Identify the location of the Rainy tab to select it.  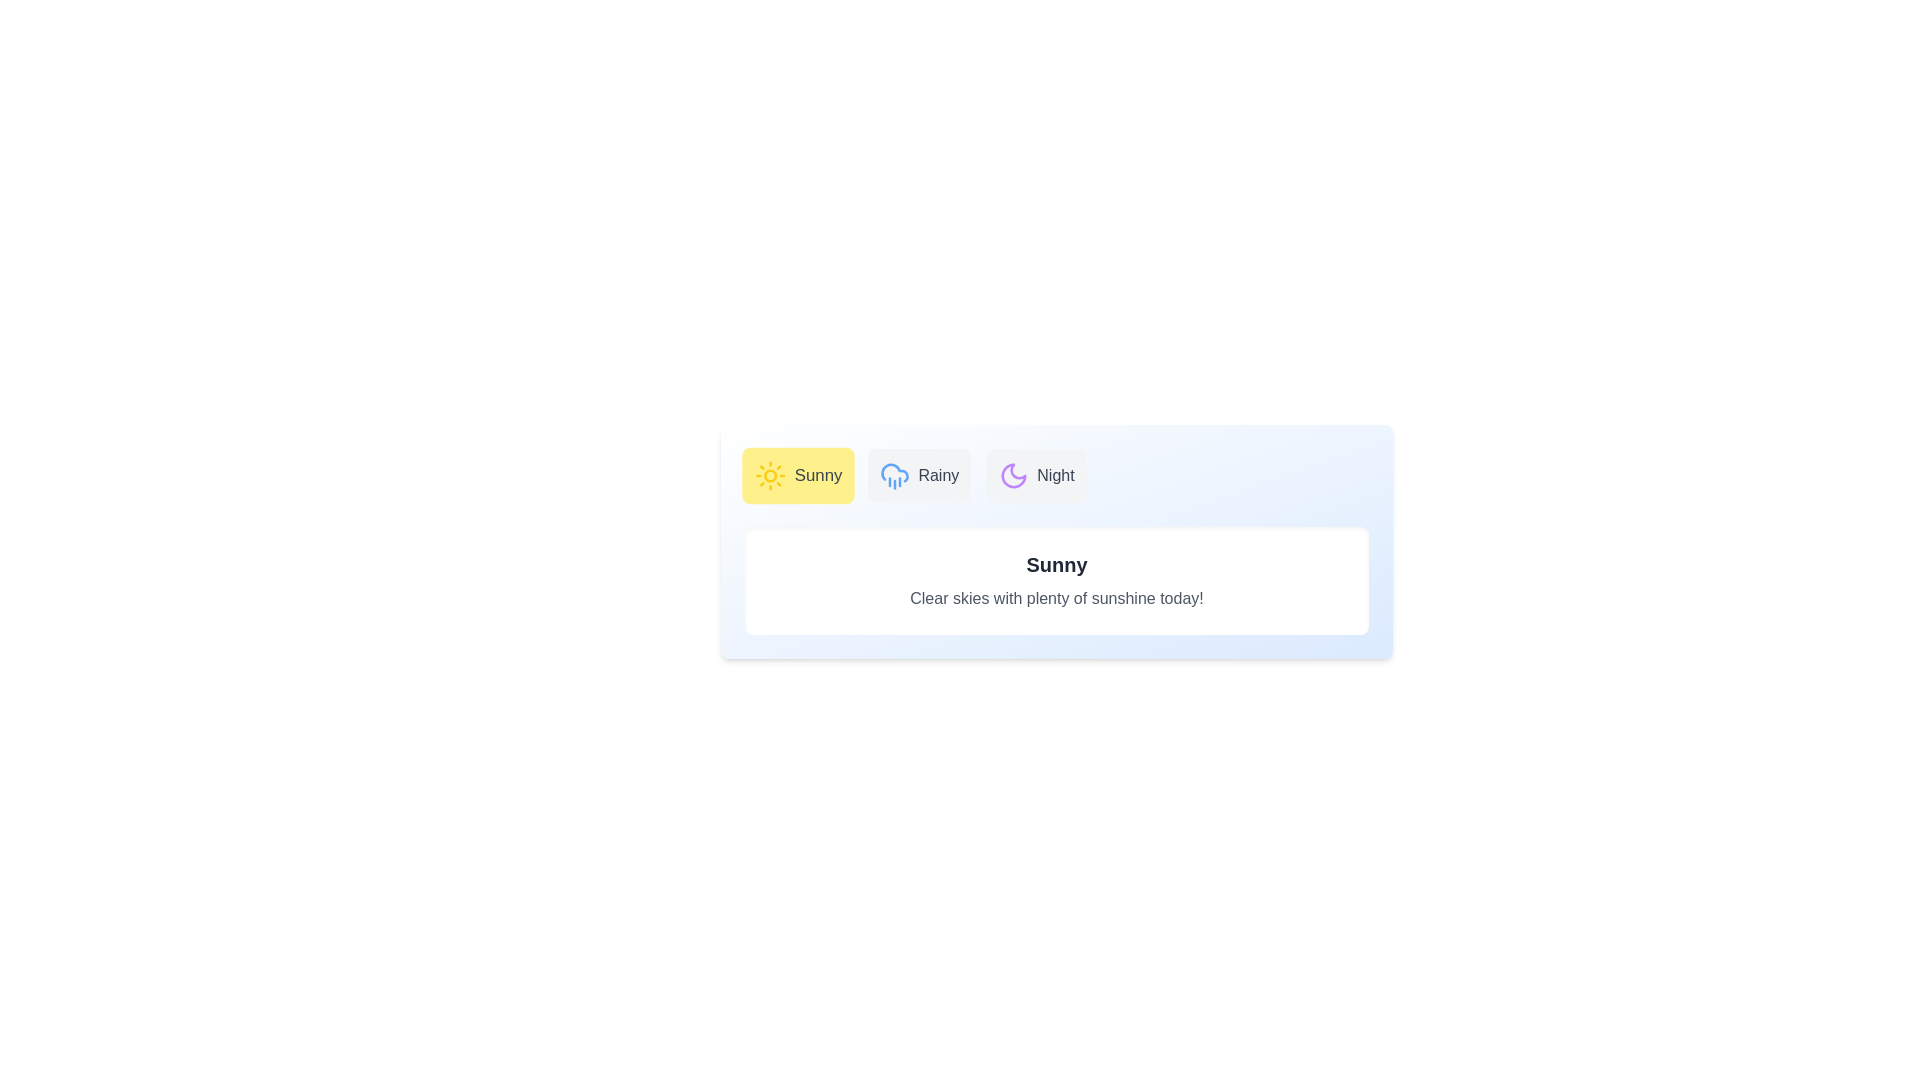
(918, 475).